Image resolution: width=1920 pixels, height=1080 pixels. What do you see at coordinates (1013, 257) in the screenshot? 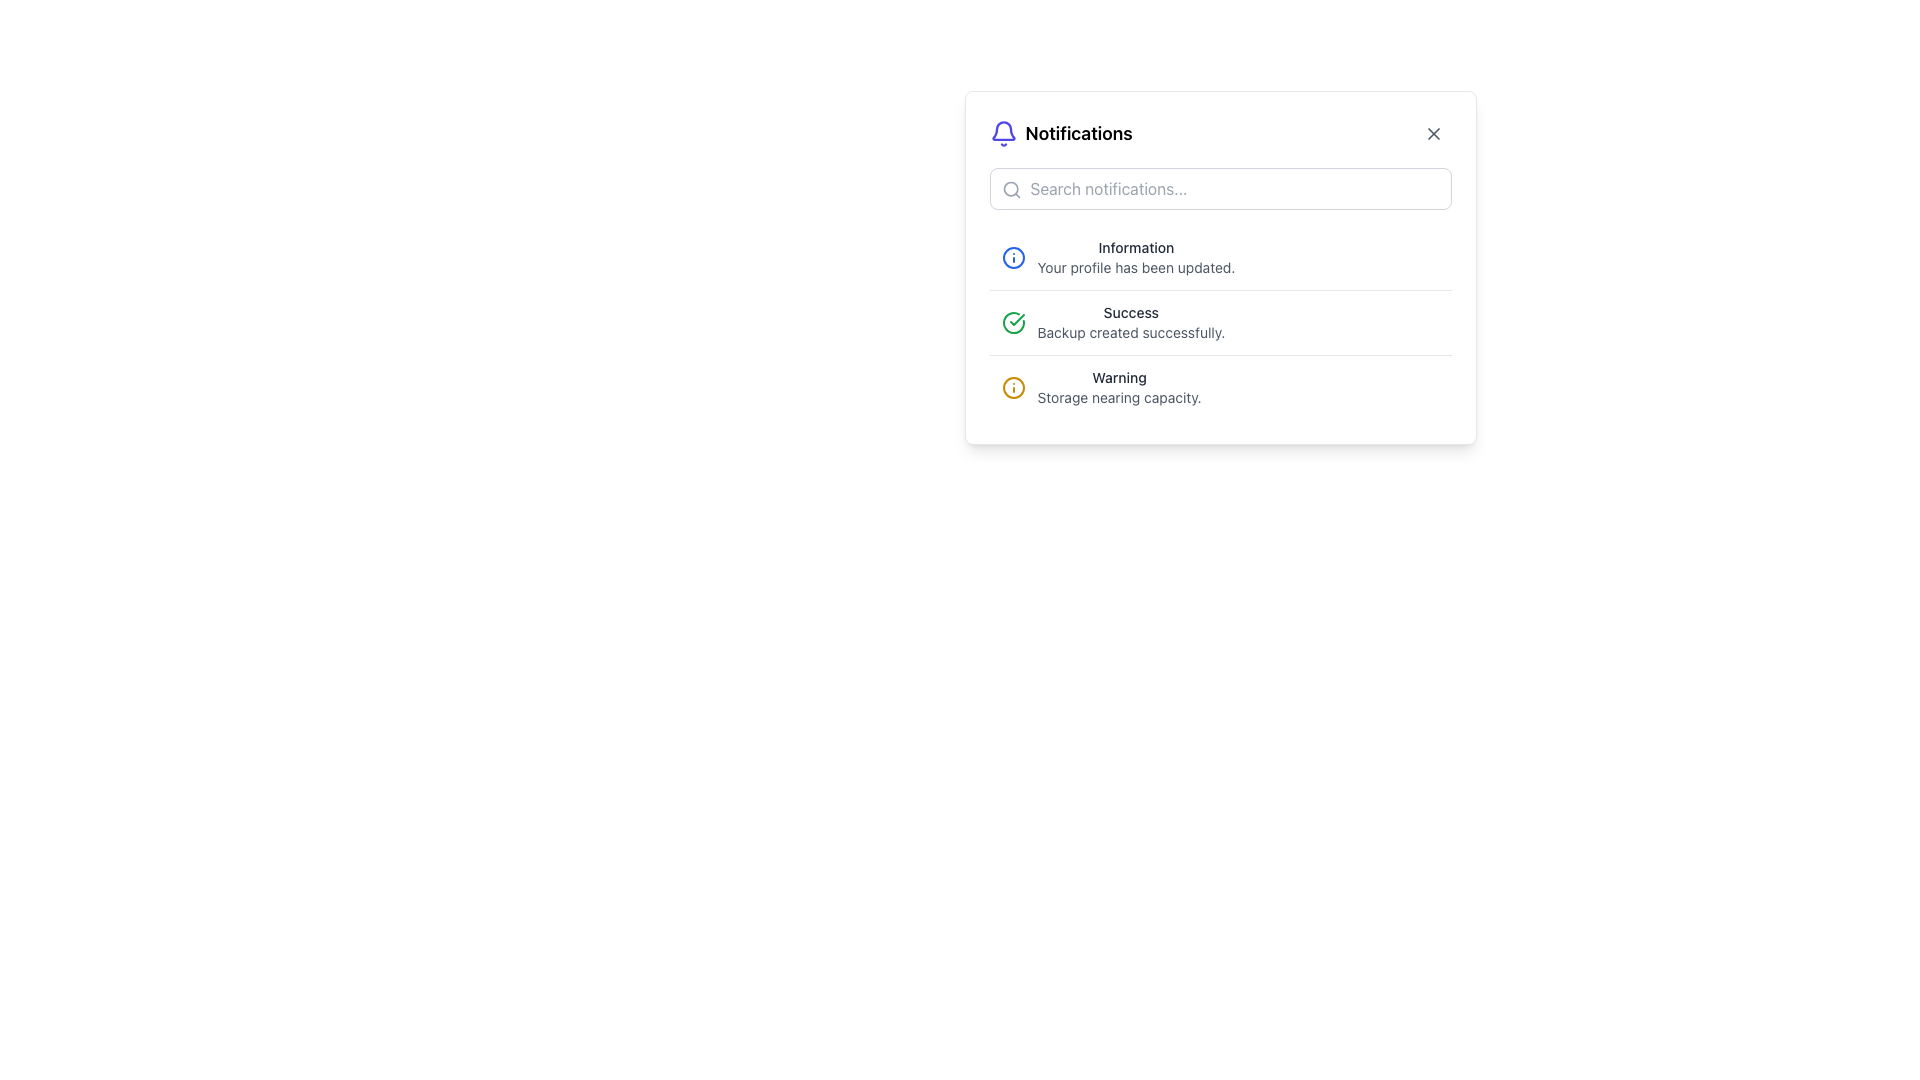
I see `the empty circular outline SVG element that represents the information icon, located to the left of the 'Information' text in the notifications list` at bounding box center [1013, 257].